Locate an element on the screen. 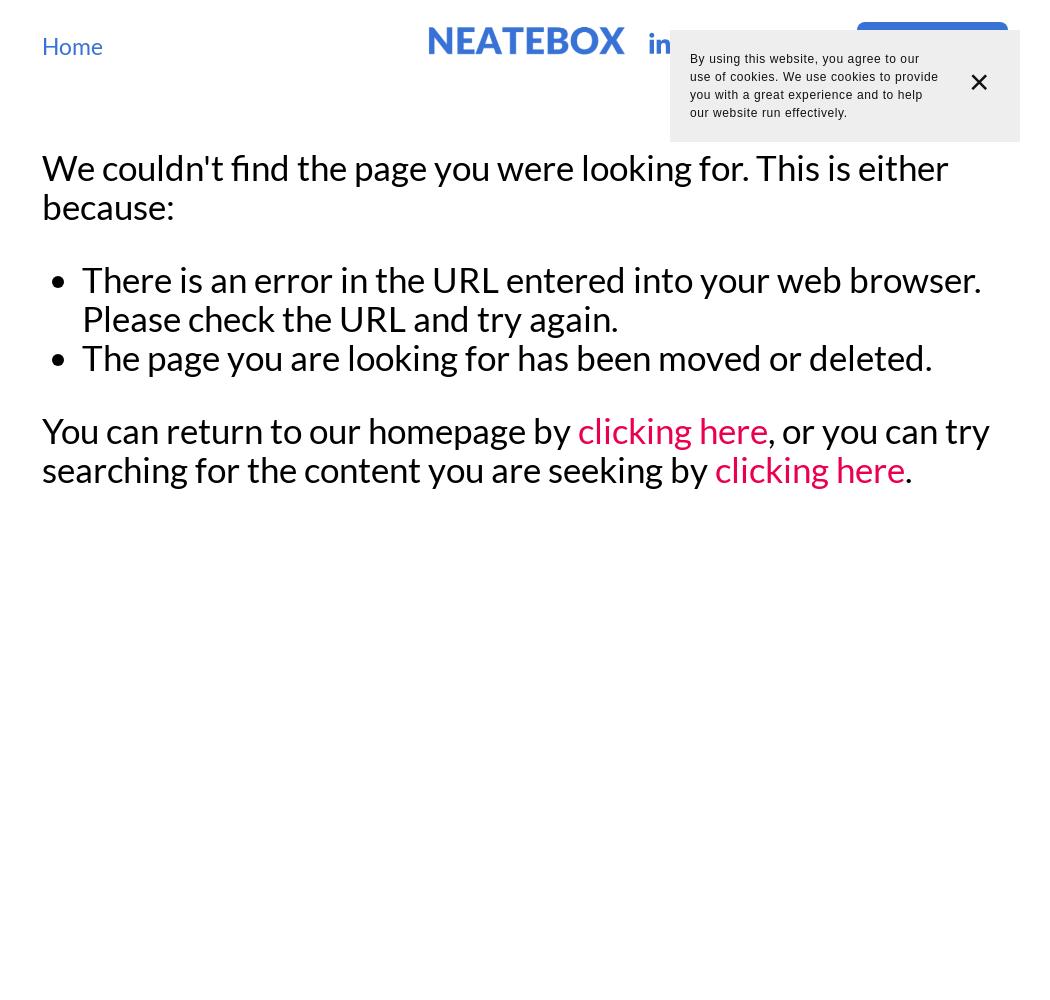 This screenshot has height=1000, width=1050. 'We couldn't find the page you were looking for. This is either because:' is located at coordinates (494, 186).